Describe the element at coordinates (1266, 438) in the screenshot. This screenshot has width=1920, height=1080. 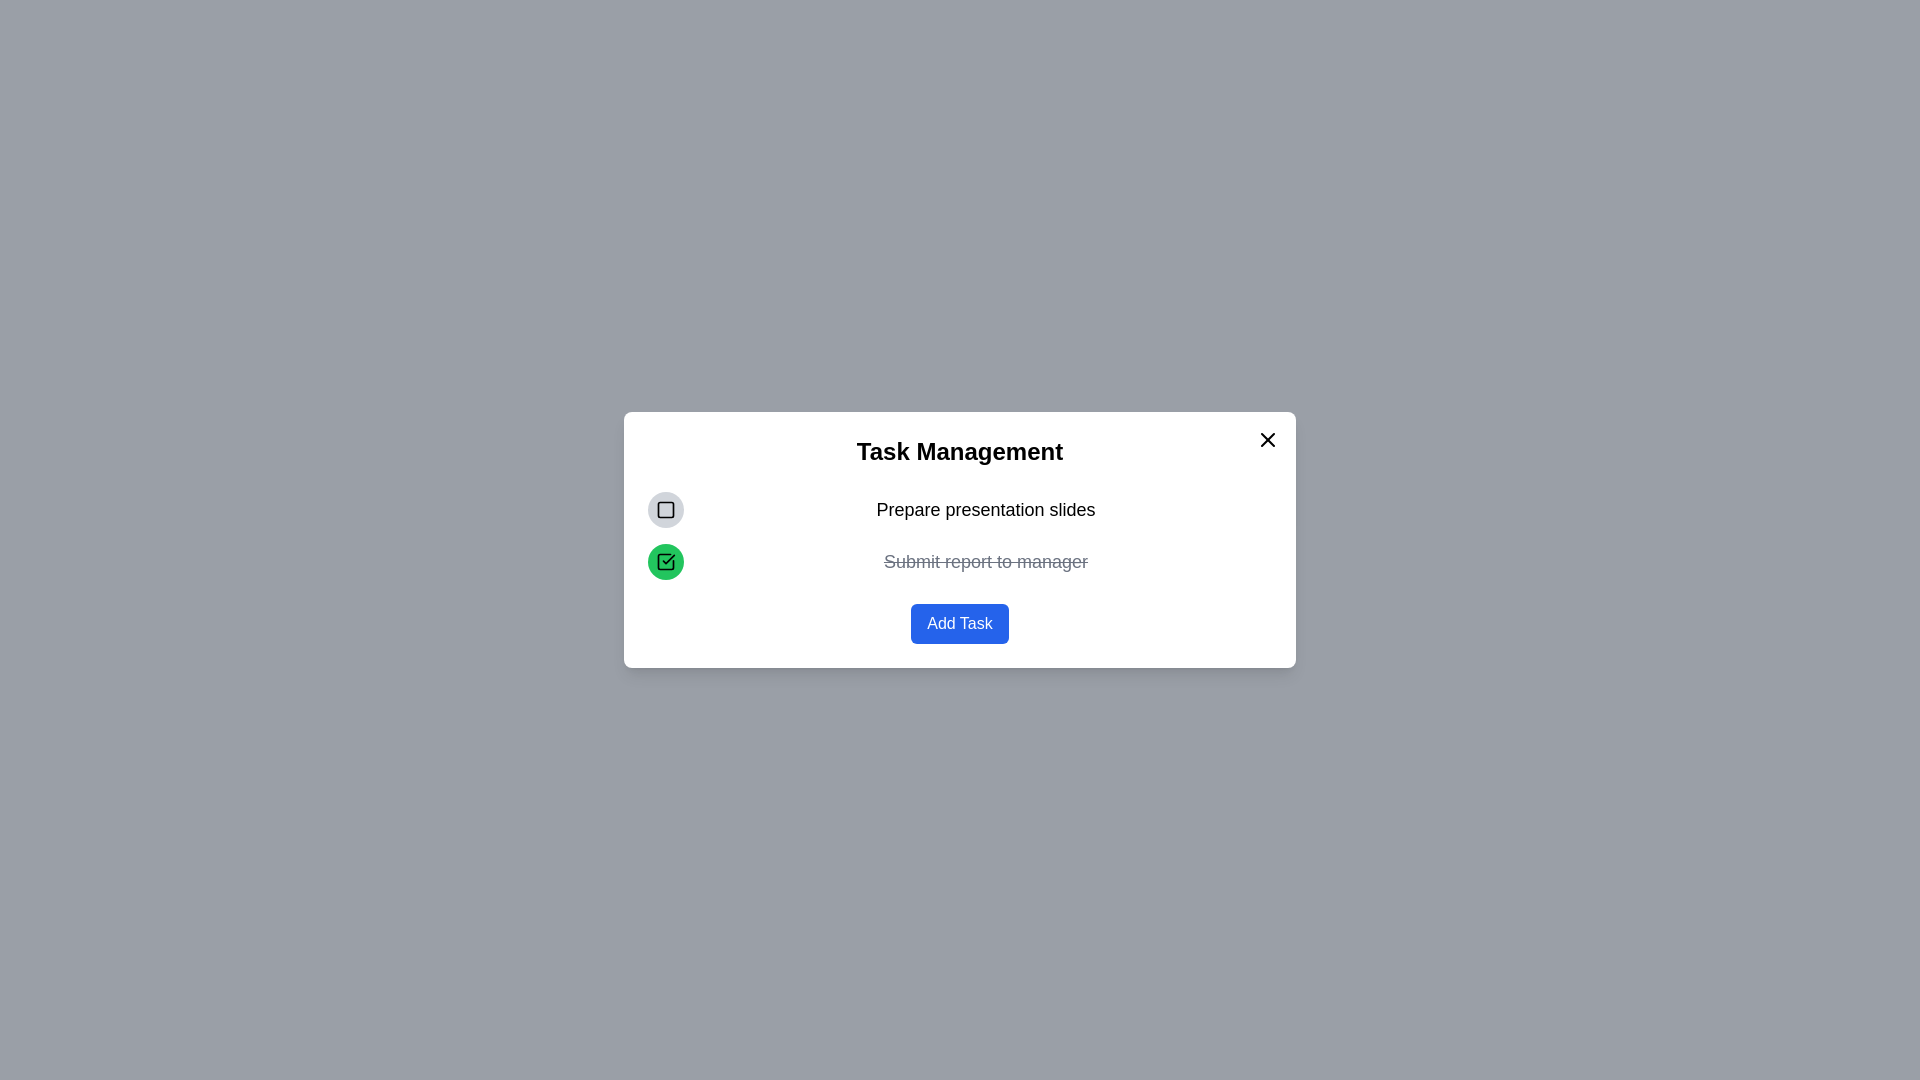
I see `the 'X' icon located at the top-right corner of the 'Task Management' dialog box` at that location.